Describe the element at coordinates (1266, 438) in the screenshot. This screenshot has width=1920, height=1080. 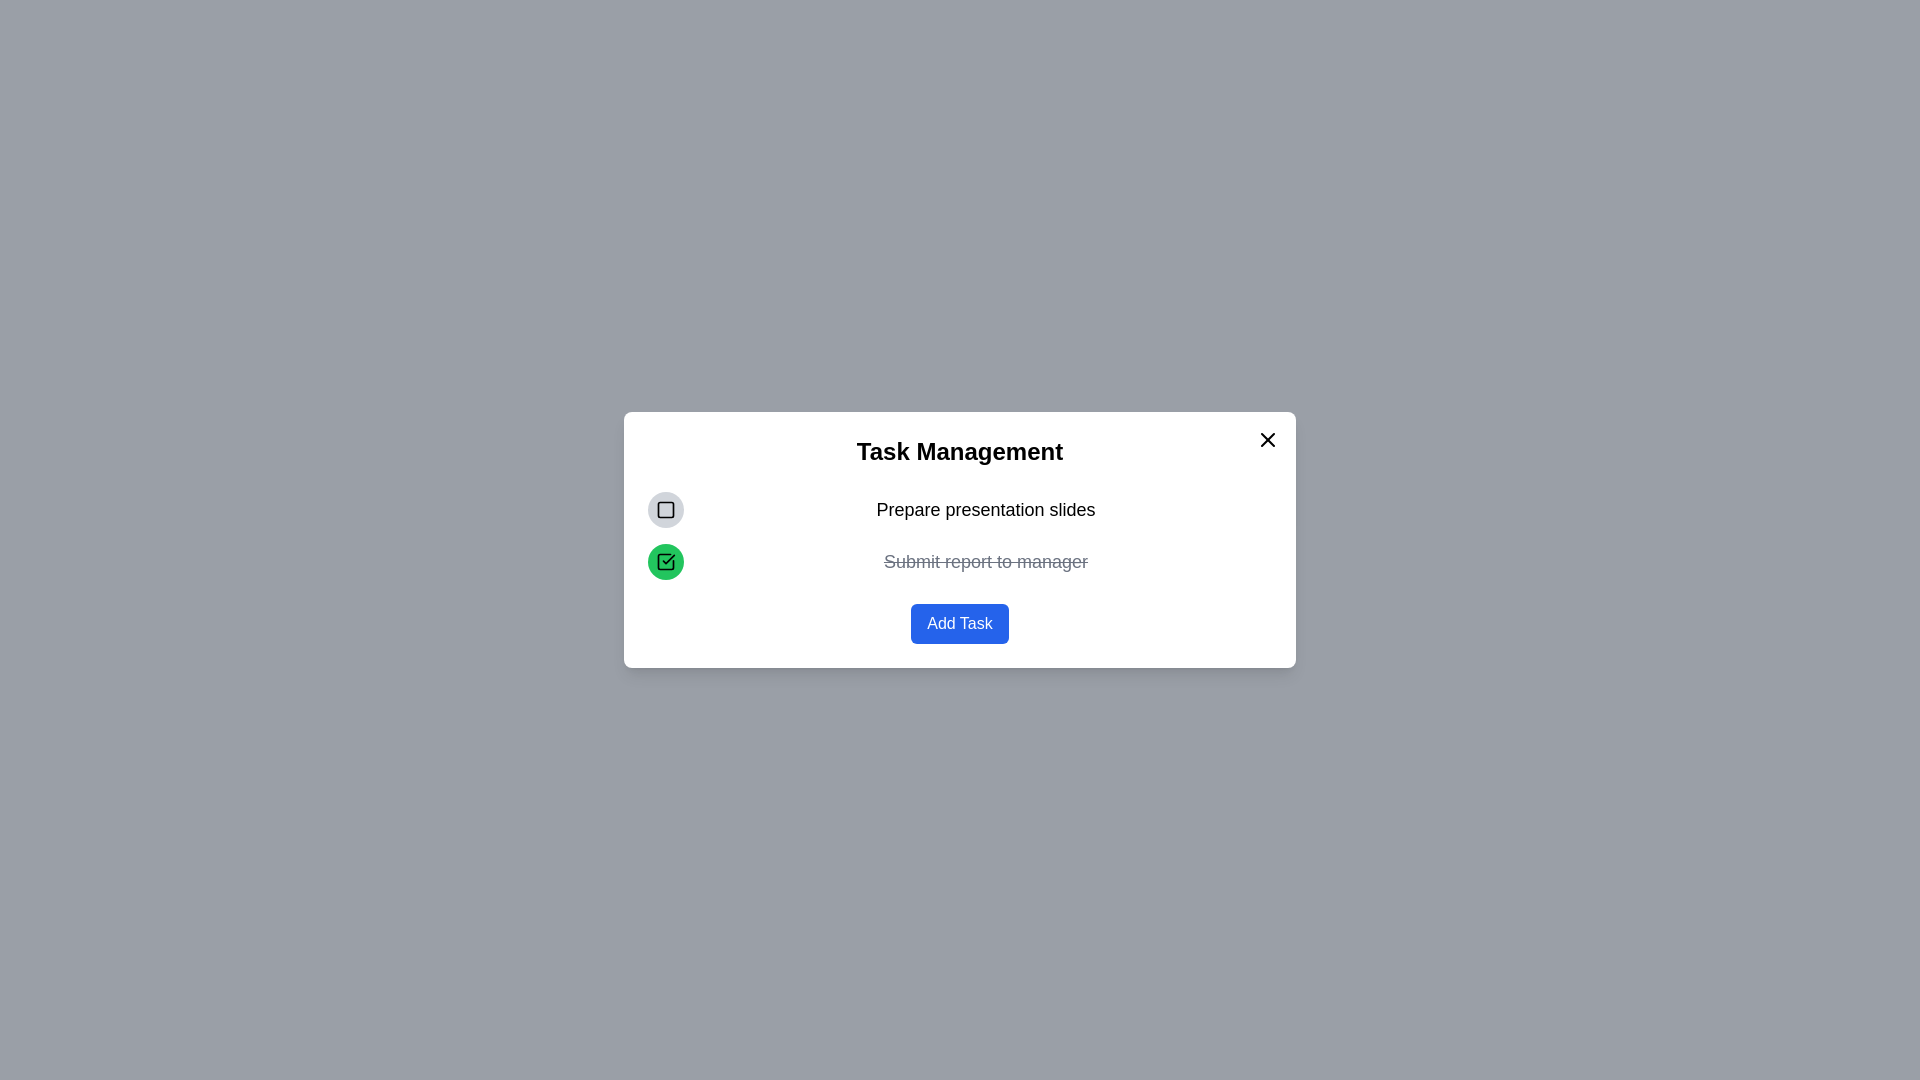
I see `the 'X' icon located at the top-right corner of the 'Task Management' dialog box` at that location.